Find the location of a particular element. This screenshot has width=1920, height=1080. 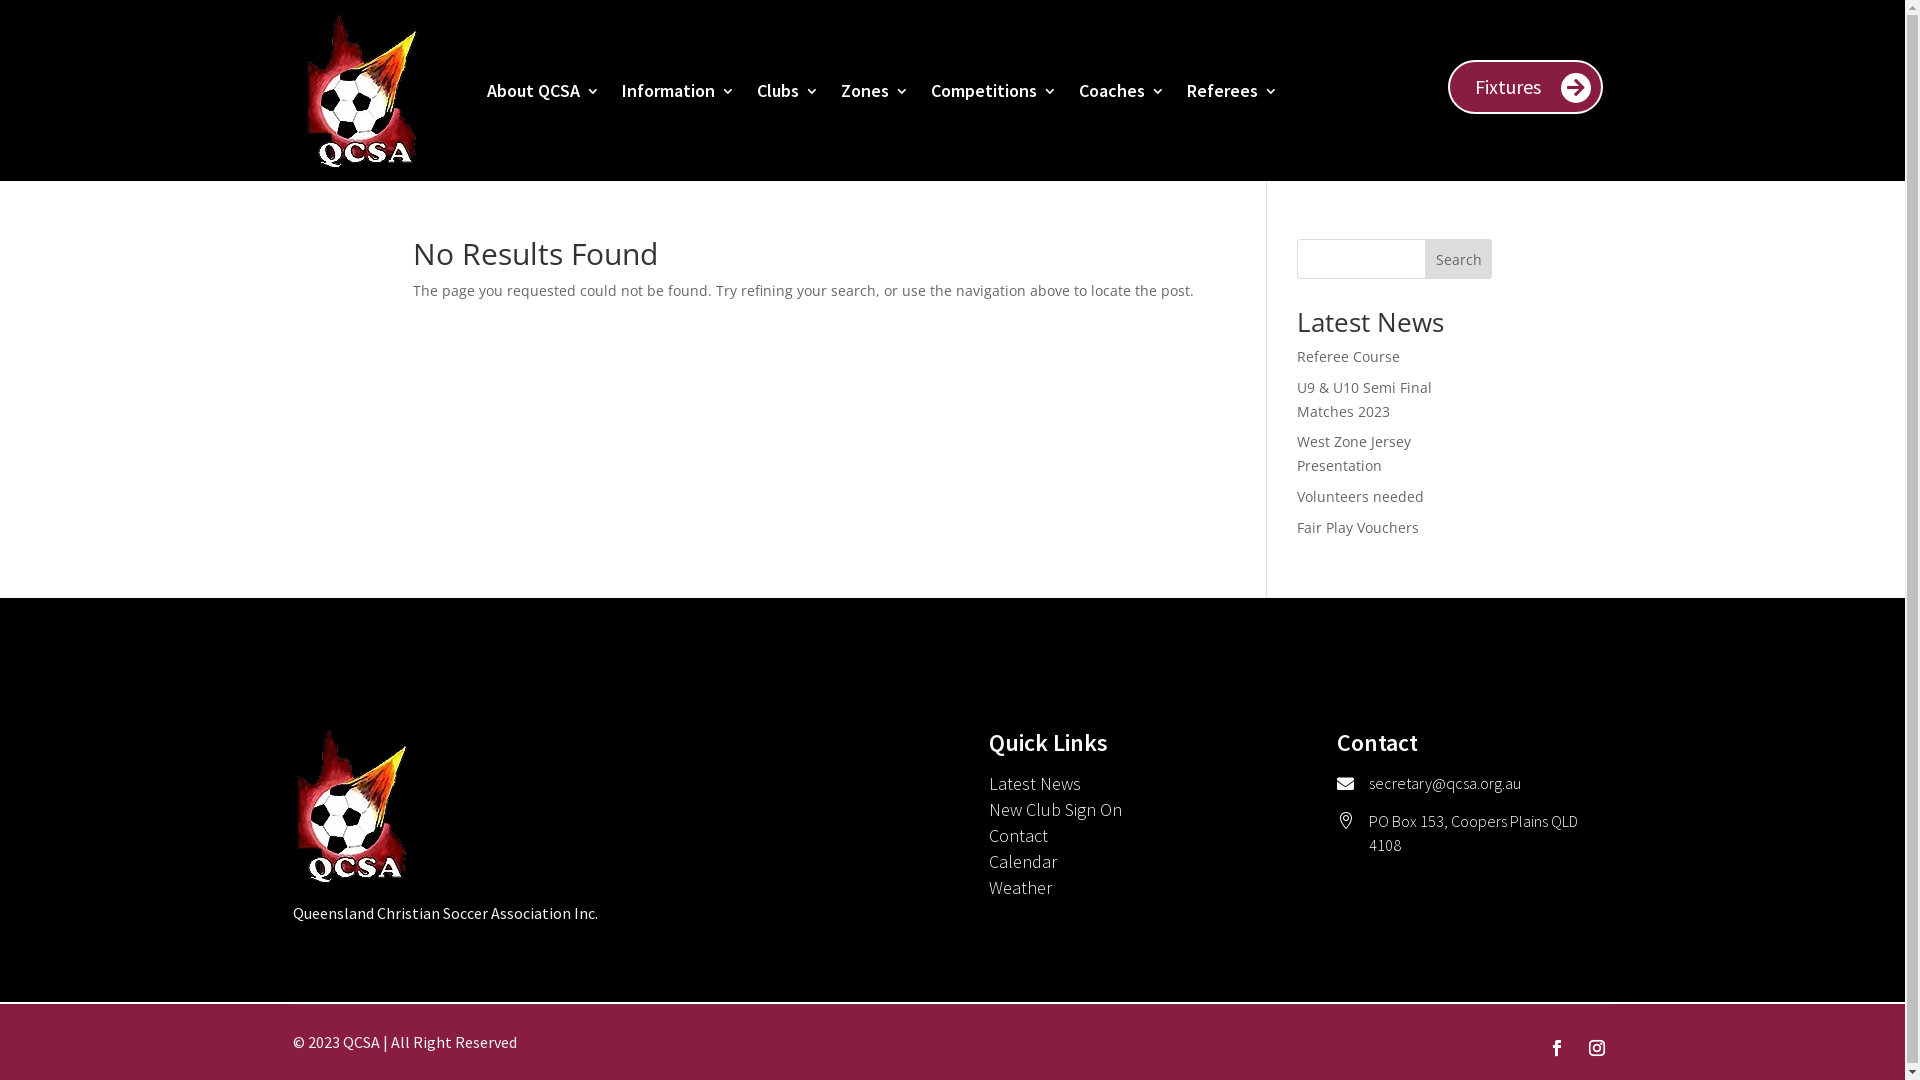

'Volunteers needed' is located at coordinates (1360, 495).